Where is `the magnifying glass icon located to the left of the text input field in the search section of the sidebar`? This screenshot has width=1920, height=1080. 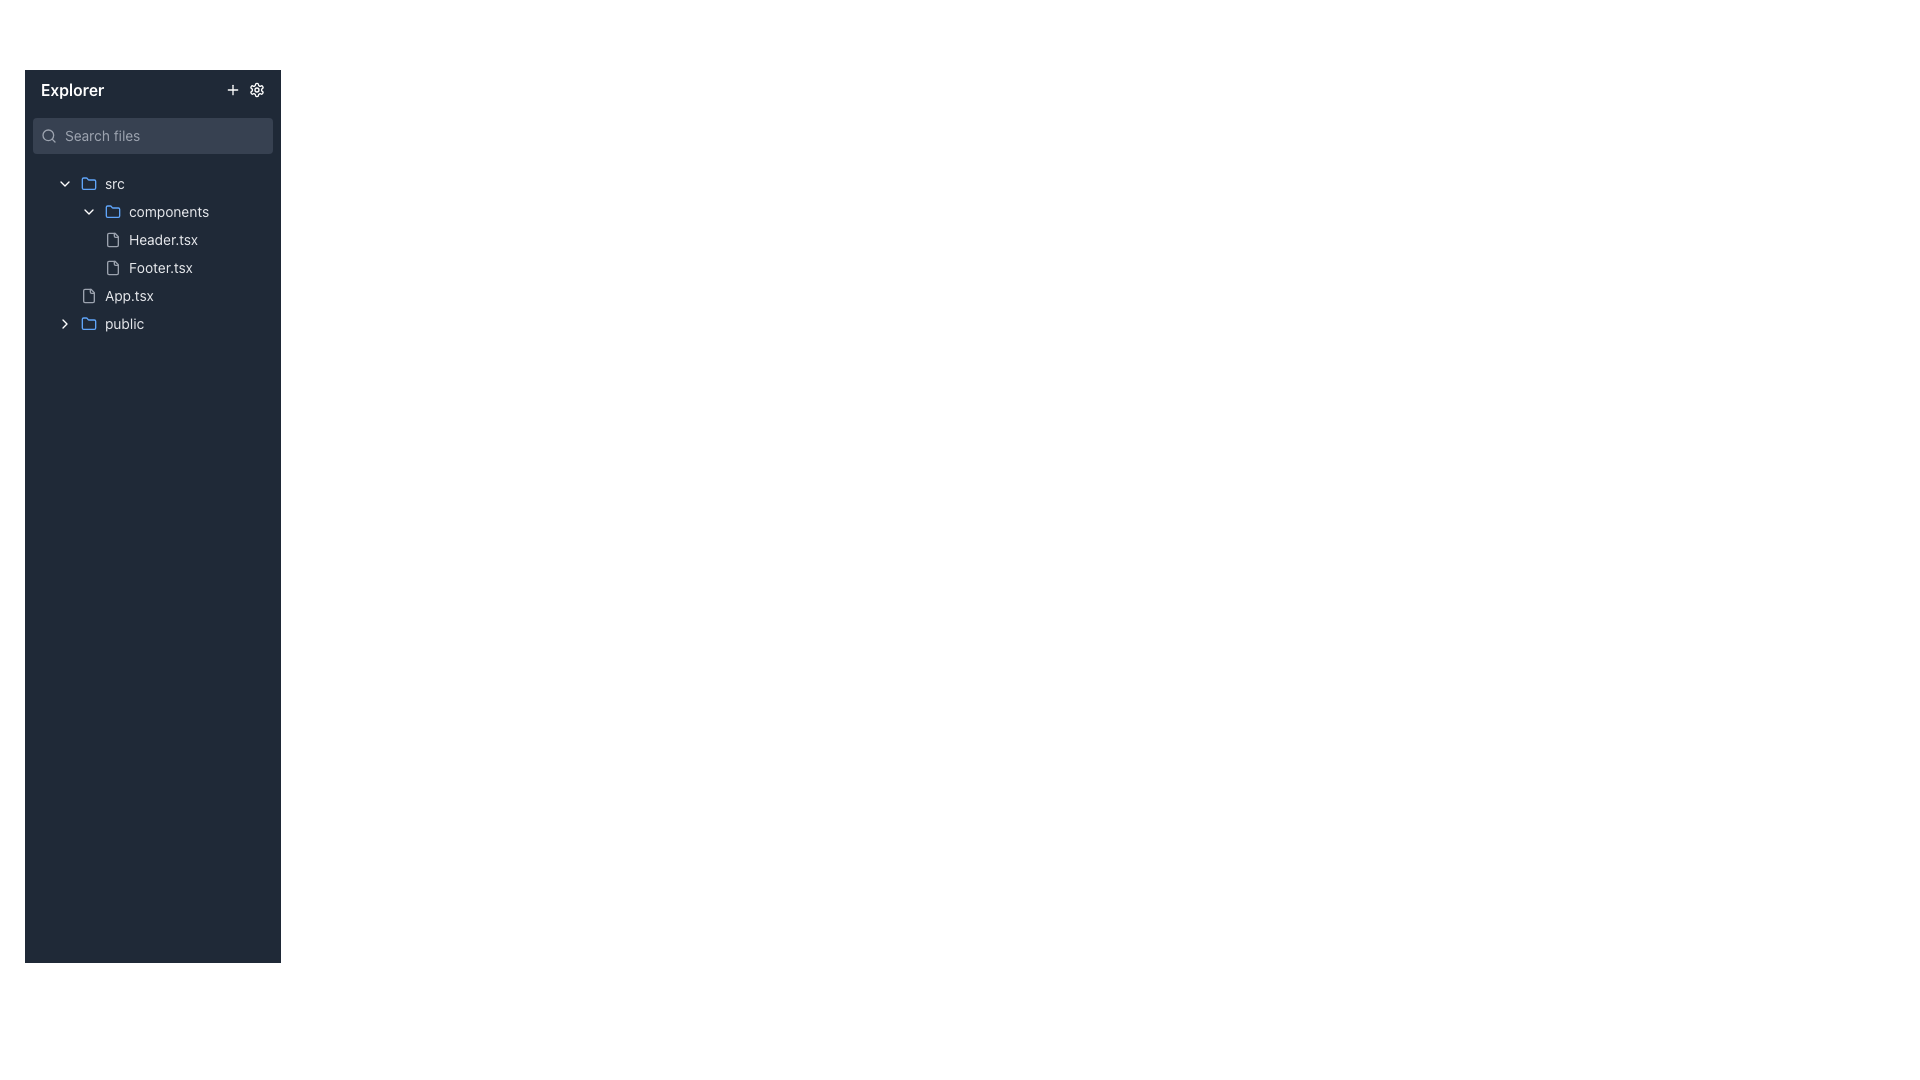 the magnifying glass icon located to the left of the text input field in the search section of the sidebar is located at coordinates (48, 135).